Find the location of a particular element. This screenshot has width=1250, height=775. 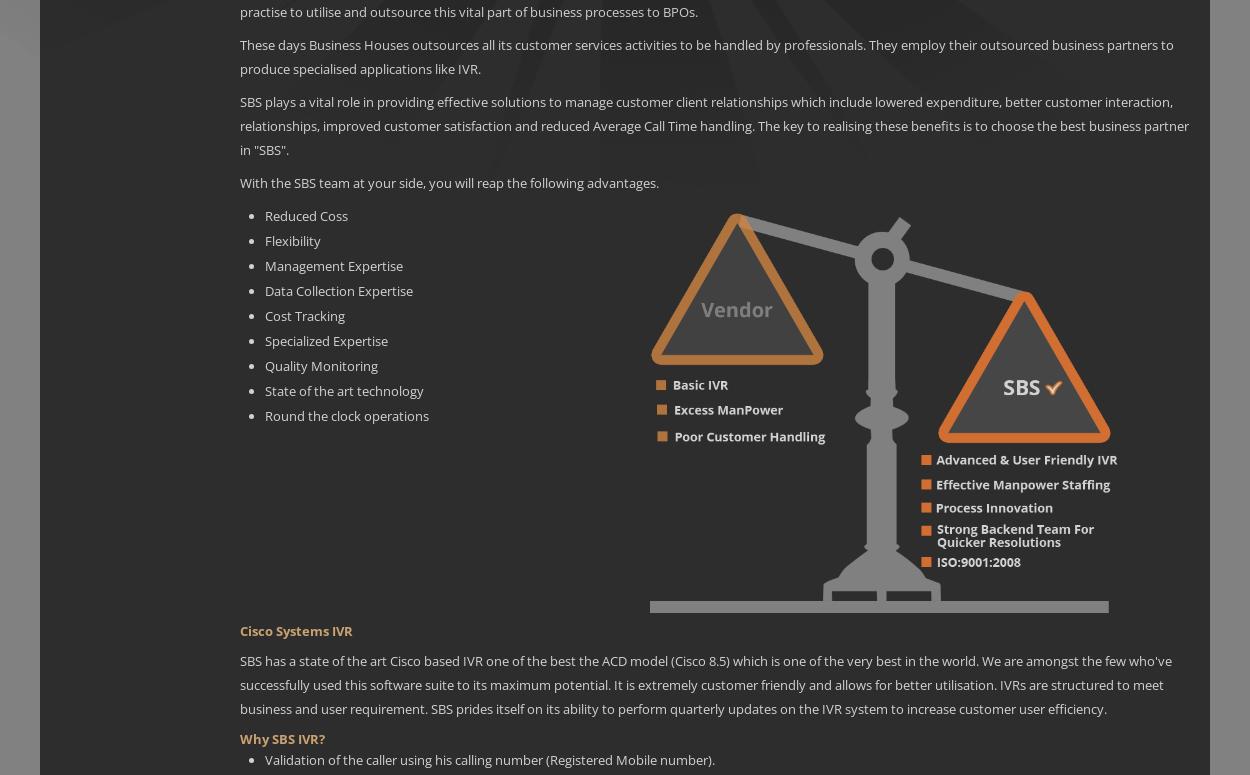

'SBS plays a vital role in providing effective solutions to manage customer client relationships which include lowered expenditure, better customer interaction, relationships, improved customer satisfaction and reduced Average Call Time handling. The key to realising these benefits is to choose the best business partner in "SBS".' is located at coordinates (713, 126).